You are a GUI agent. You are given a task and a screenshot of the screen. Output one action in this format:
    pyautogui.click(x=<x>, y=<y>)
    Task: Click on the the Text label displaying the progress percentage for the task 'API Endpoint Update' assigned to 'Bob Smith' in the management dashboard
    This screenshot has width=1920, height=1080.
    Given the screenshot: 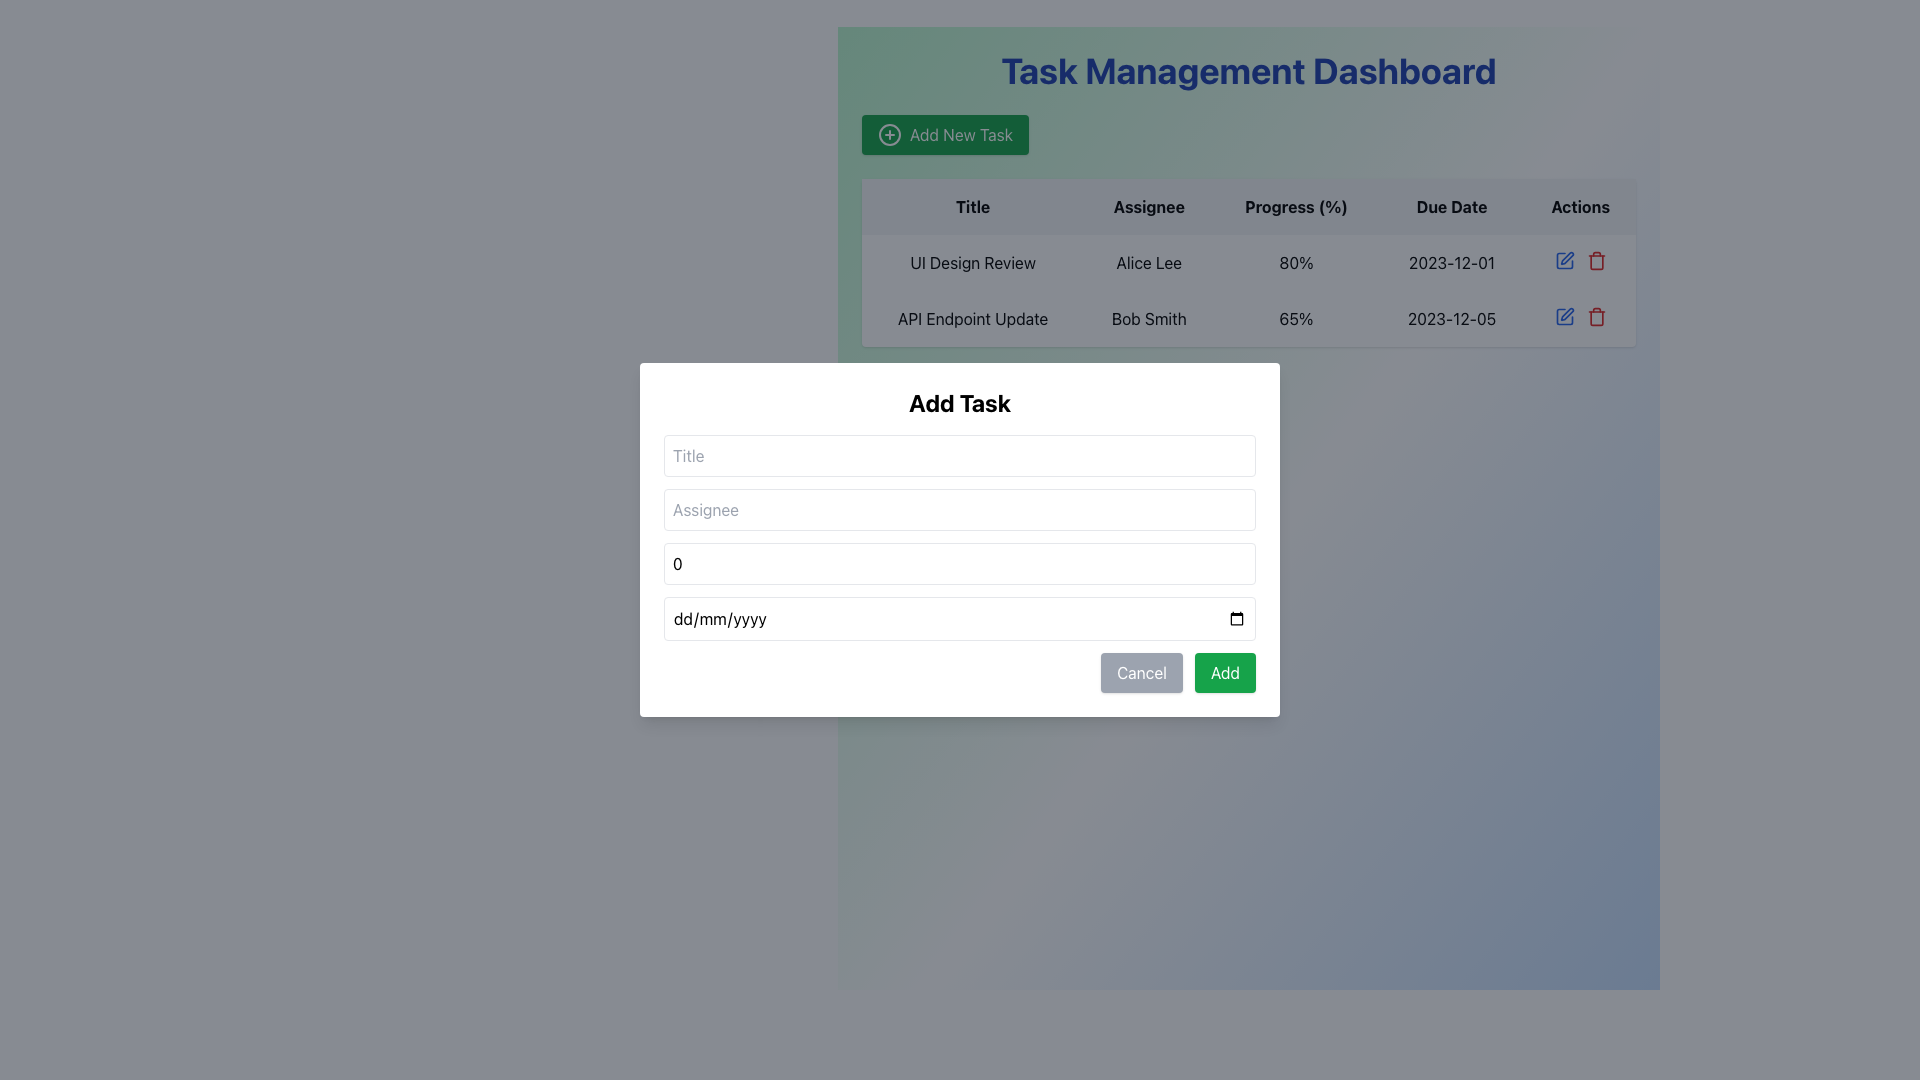 What is the action you would take?
    pyautogui.click(x=1296, y=318)
    